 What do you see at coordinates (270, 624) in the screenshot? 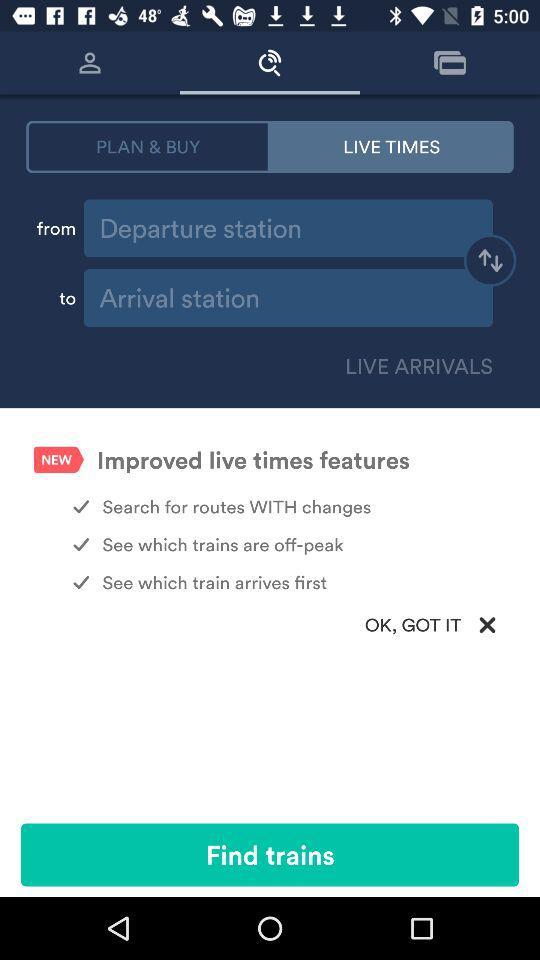
I see `the item above find trains icon` at bounding box center [270, 624].